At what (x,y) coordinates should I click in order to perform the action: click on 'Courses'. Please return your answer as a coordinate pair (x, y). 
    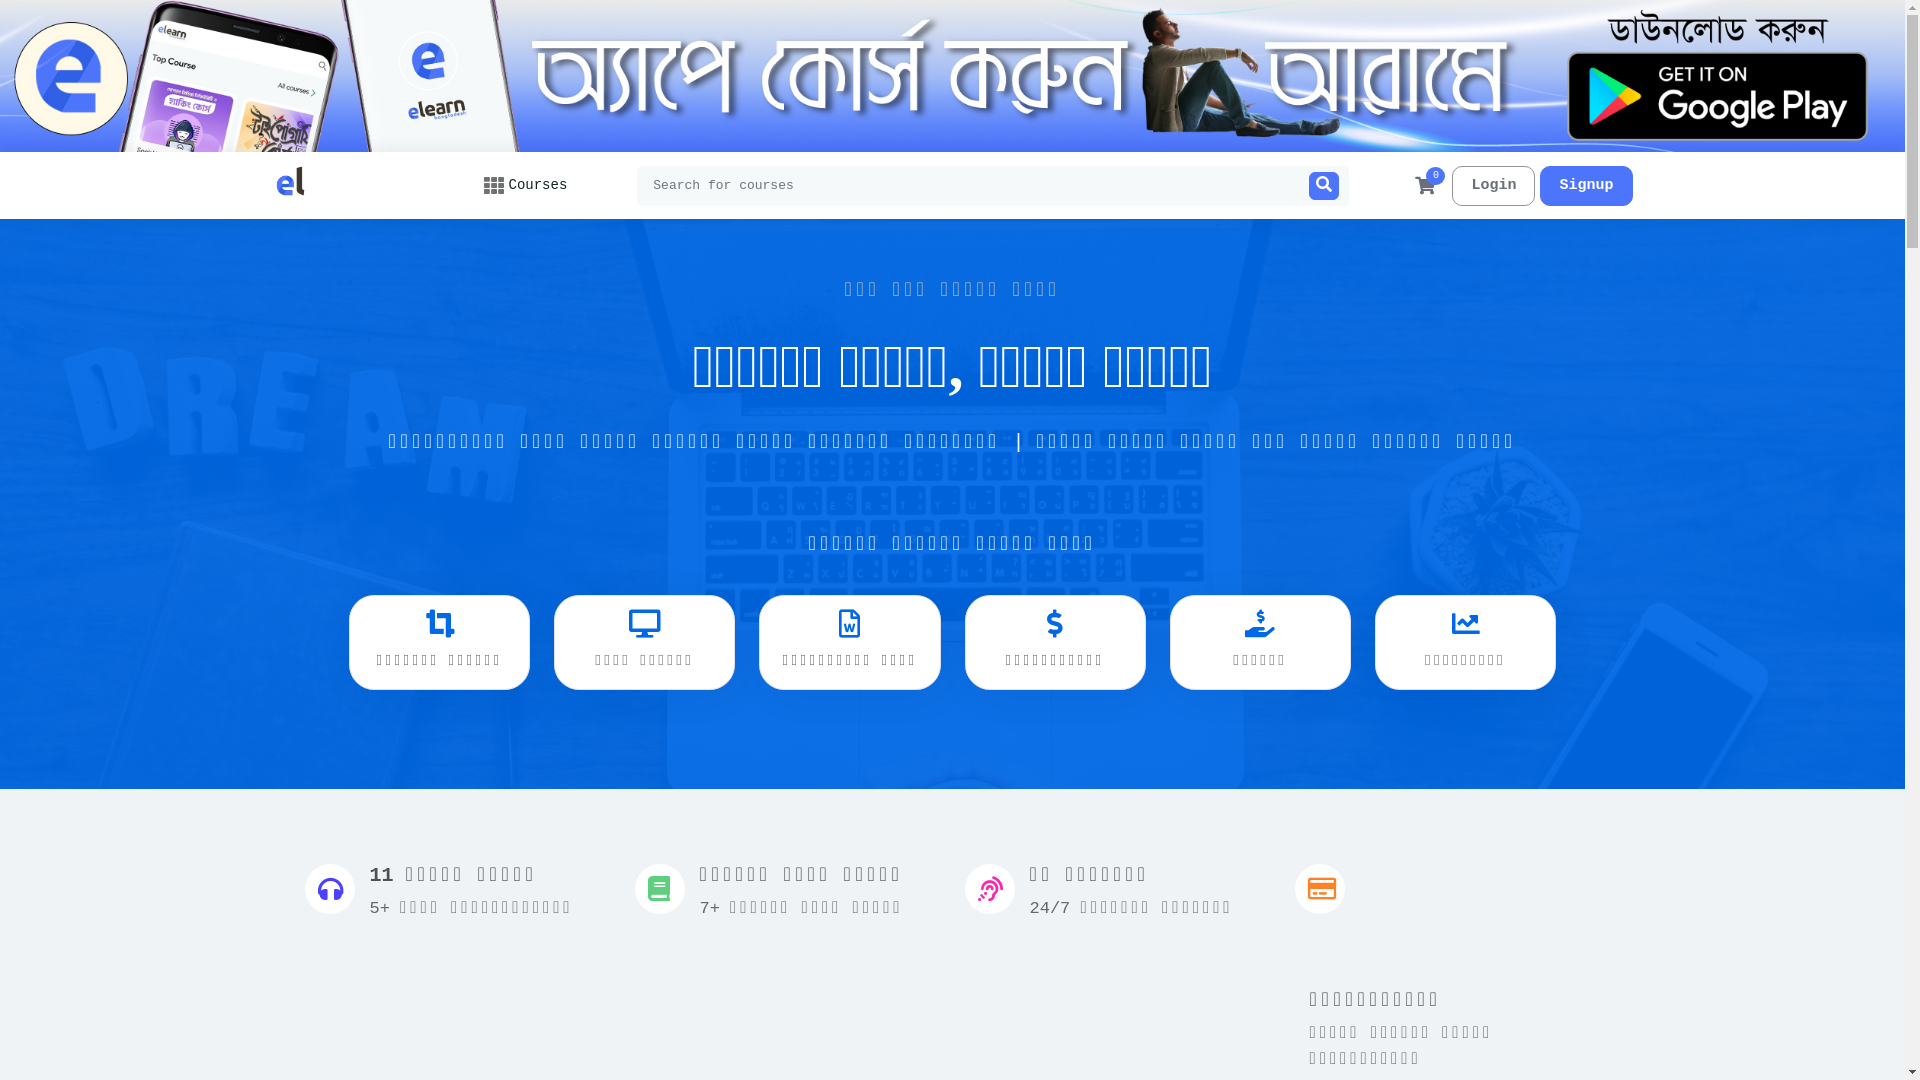
    Looking at the image, I should click on (484, 185).